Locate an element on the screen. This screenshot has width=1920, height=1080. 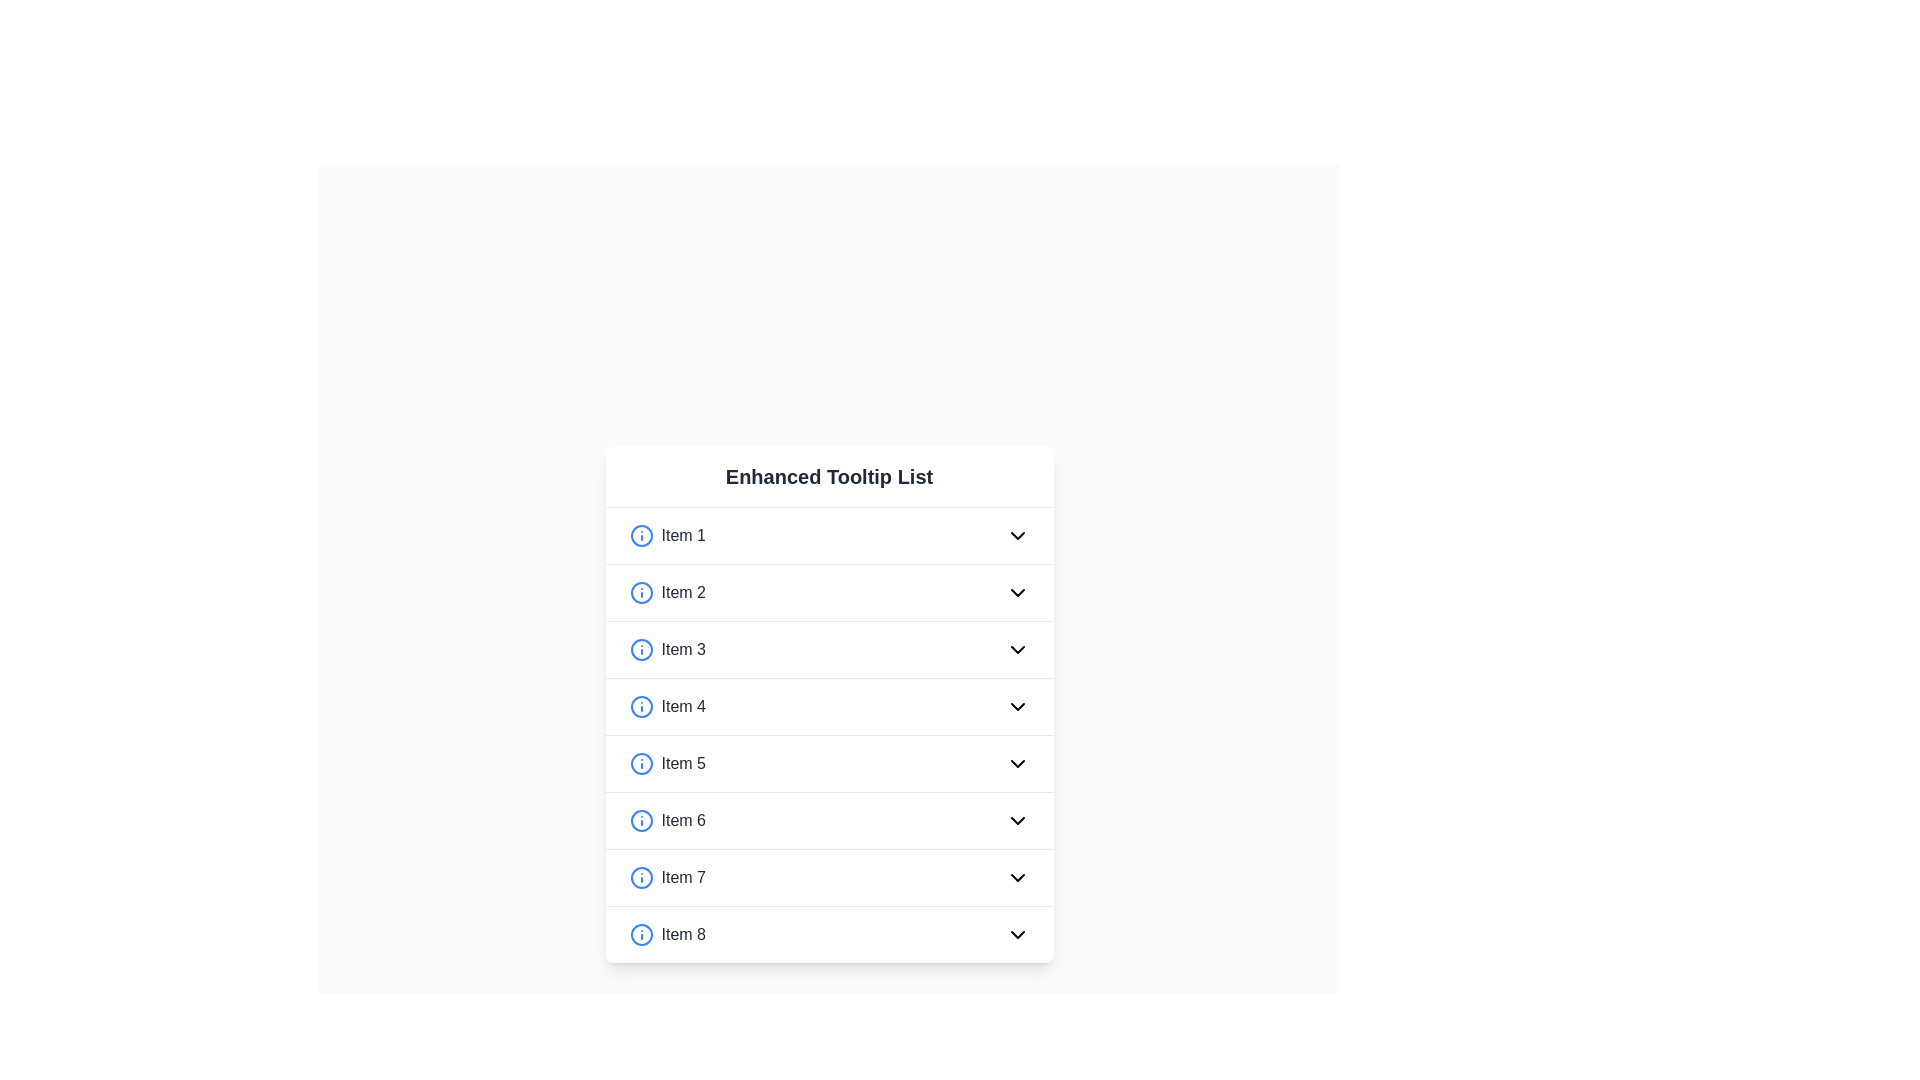
the fifth selectable list item in the 'Enhanced Tooltip List' is located at coordinates (829, 763).